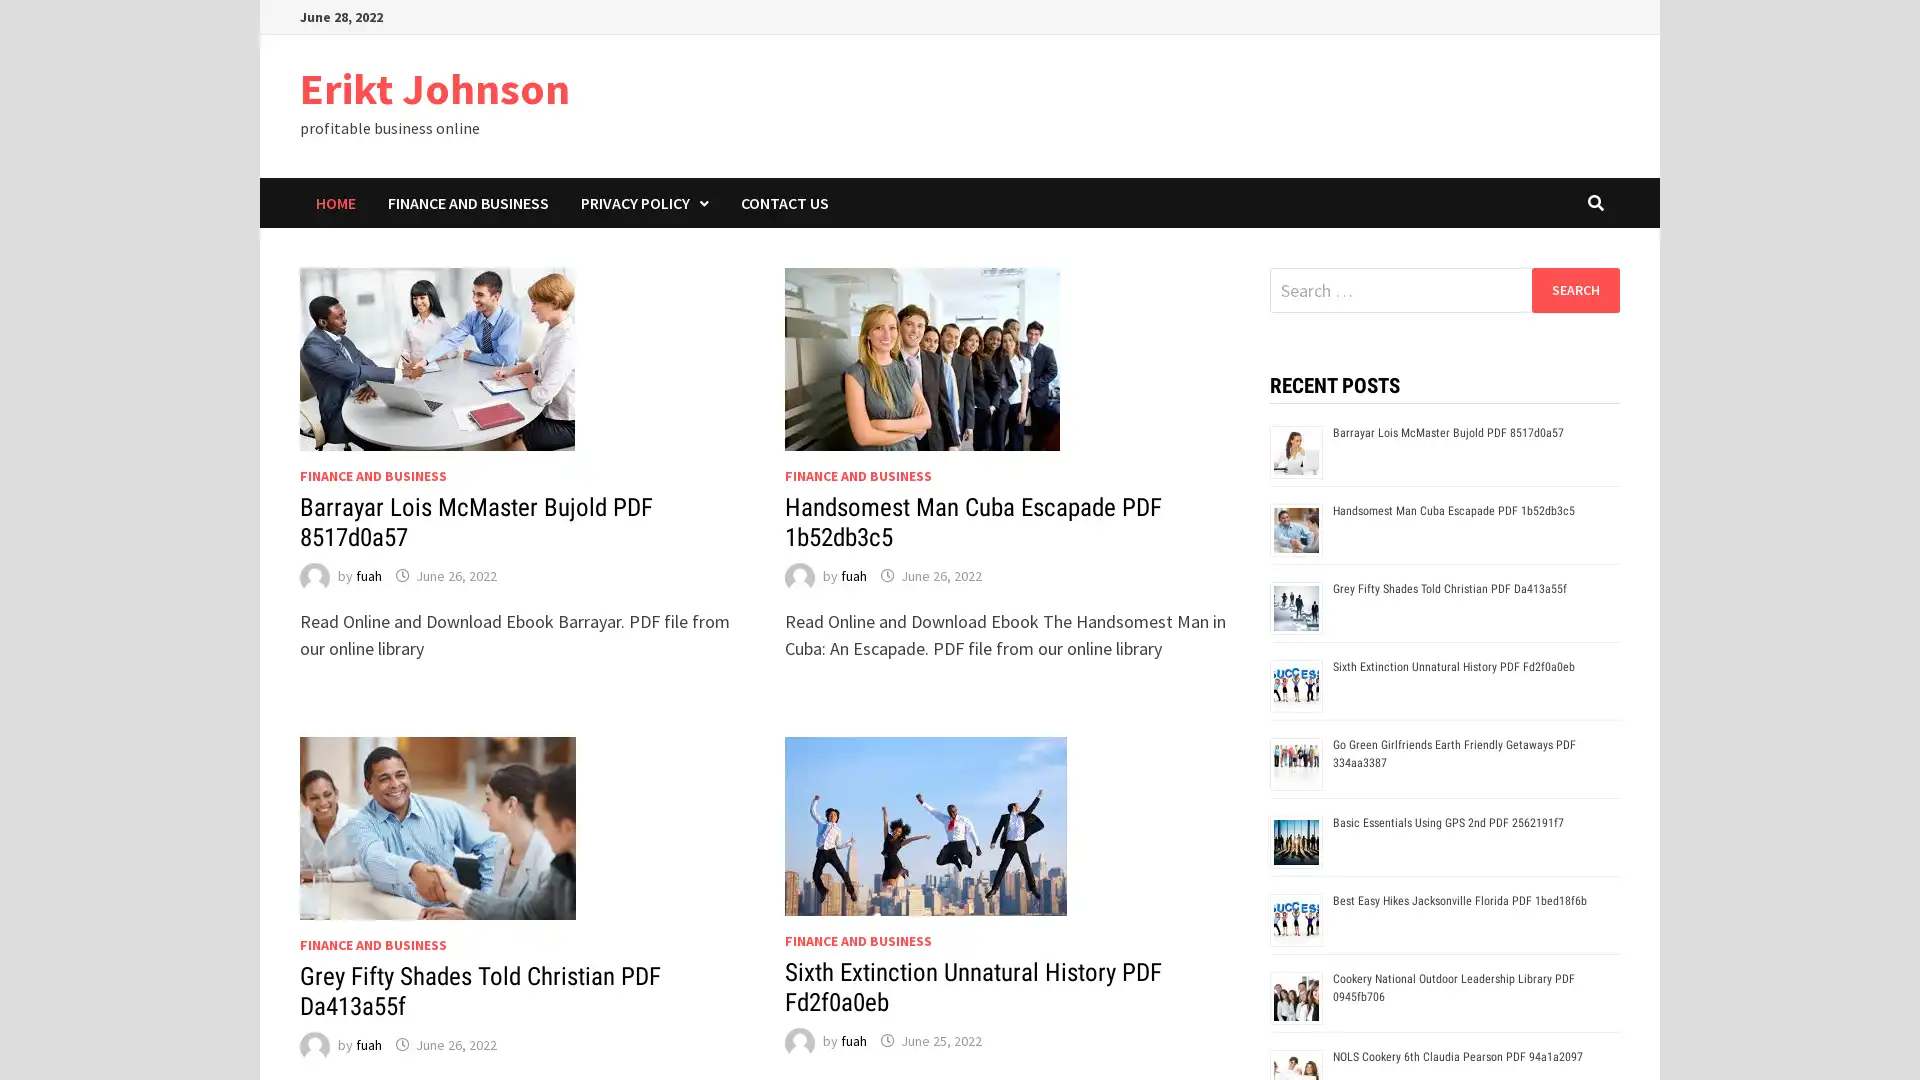  Describe the element at coordinates (1574, 289) in the screenshot. I see `Search` at that location.